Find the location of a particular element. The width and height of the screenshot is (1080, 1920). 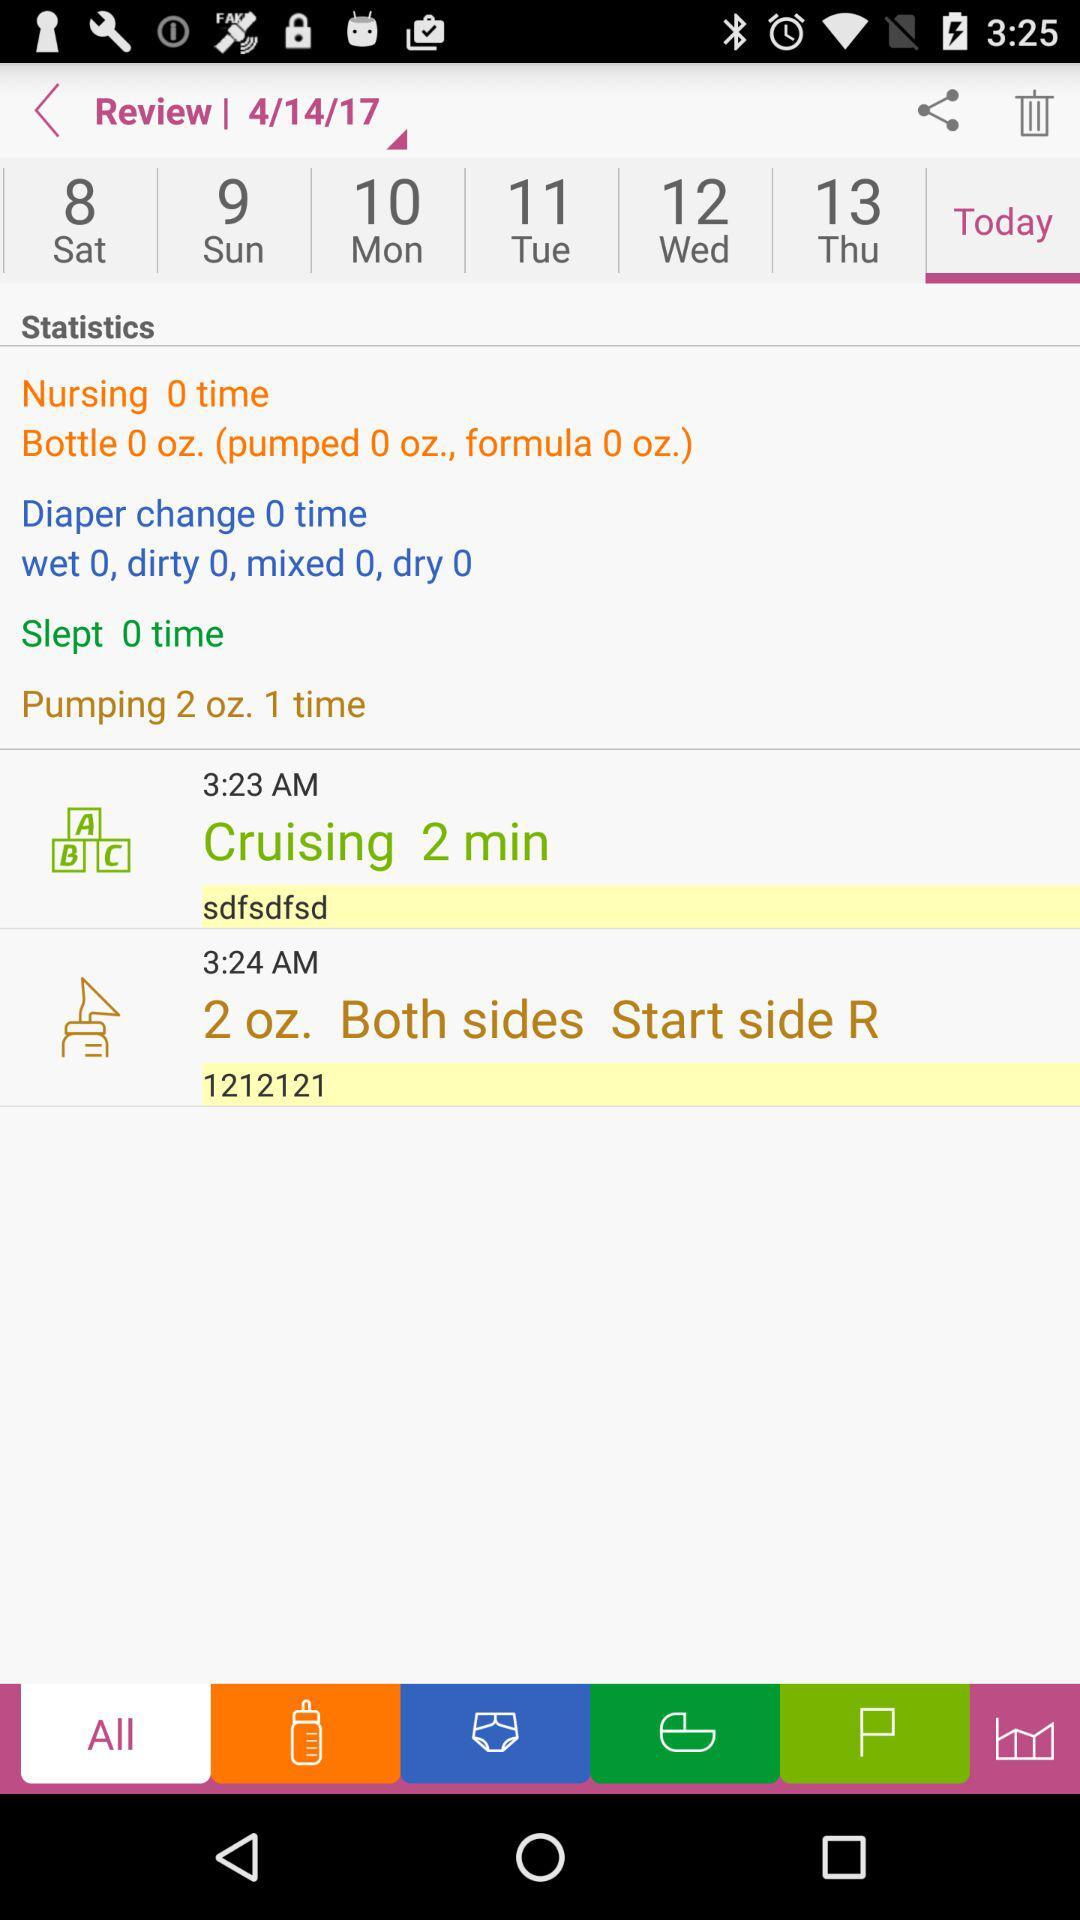

log sleep is located at coordinates (684, 1737).